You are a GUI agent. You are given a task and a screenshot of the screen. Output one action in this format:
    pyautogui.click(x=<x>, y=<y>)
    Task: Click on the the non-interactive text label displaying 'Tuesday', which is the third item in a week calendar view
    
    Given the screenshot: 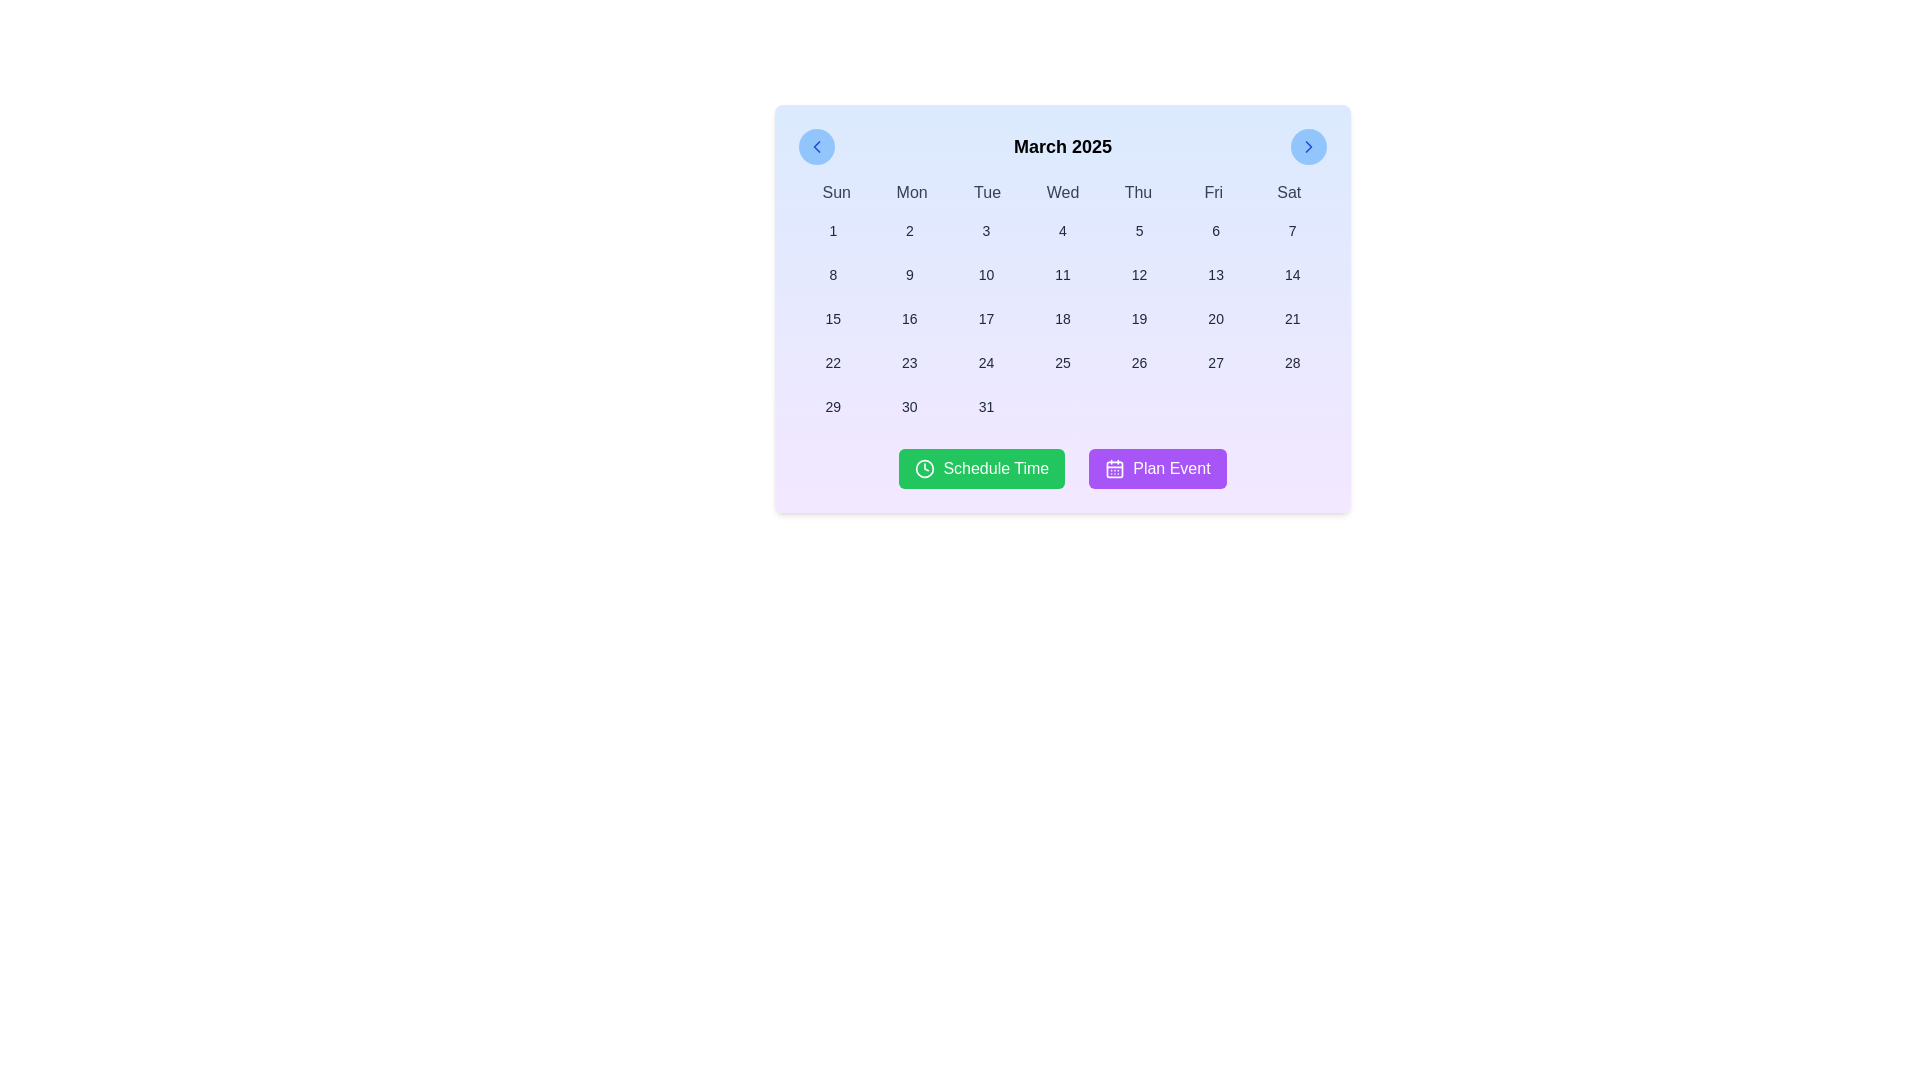 What is the action you would take?
    pyautogui.click(x=987, y=192)
    